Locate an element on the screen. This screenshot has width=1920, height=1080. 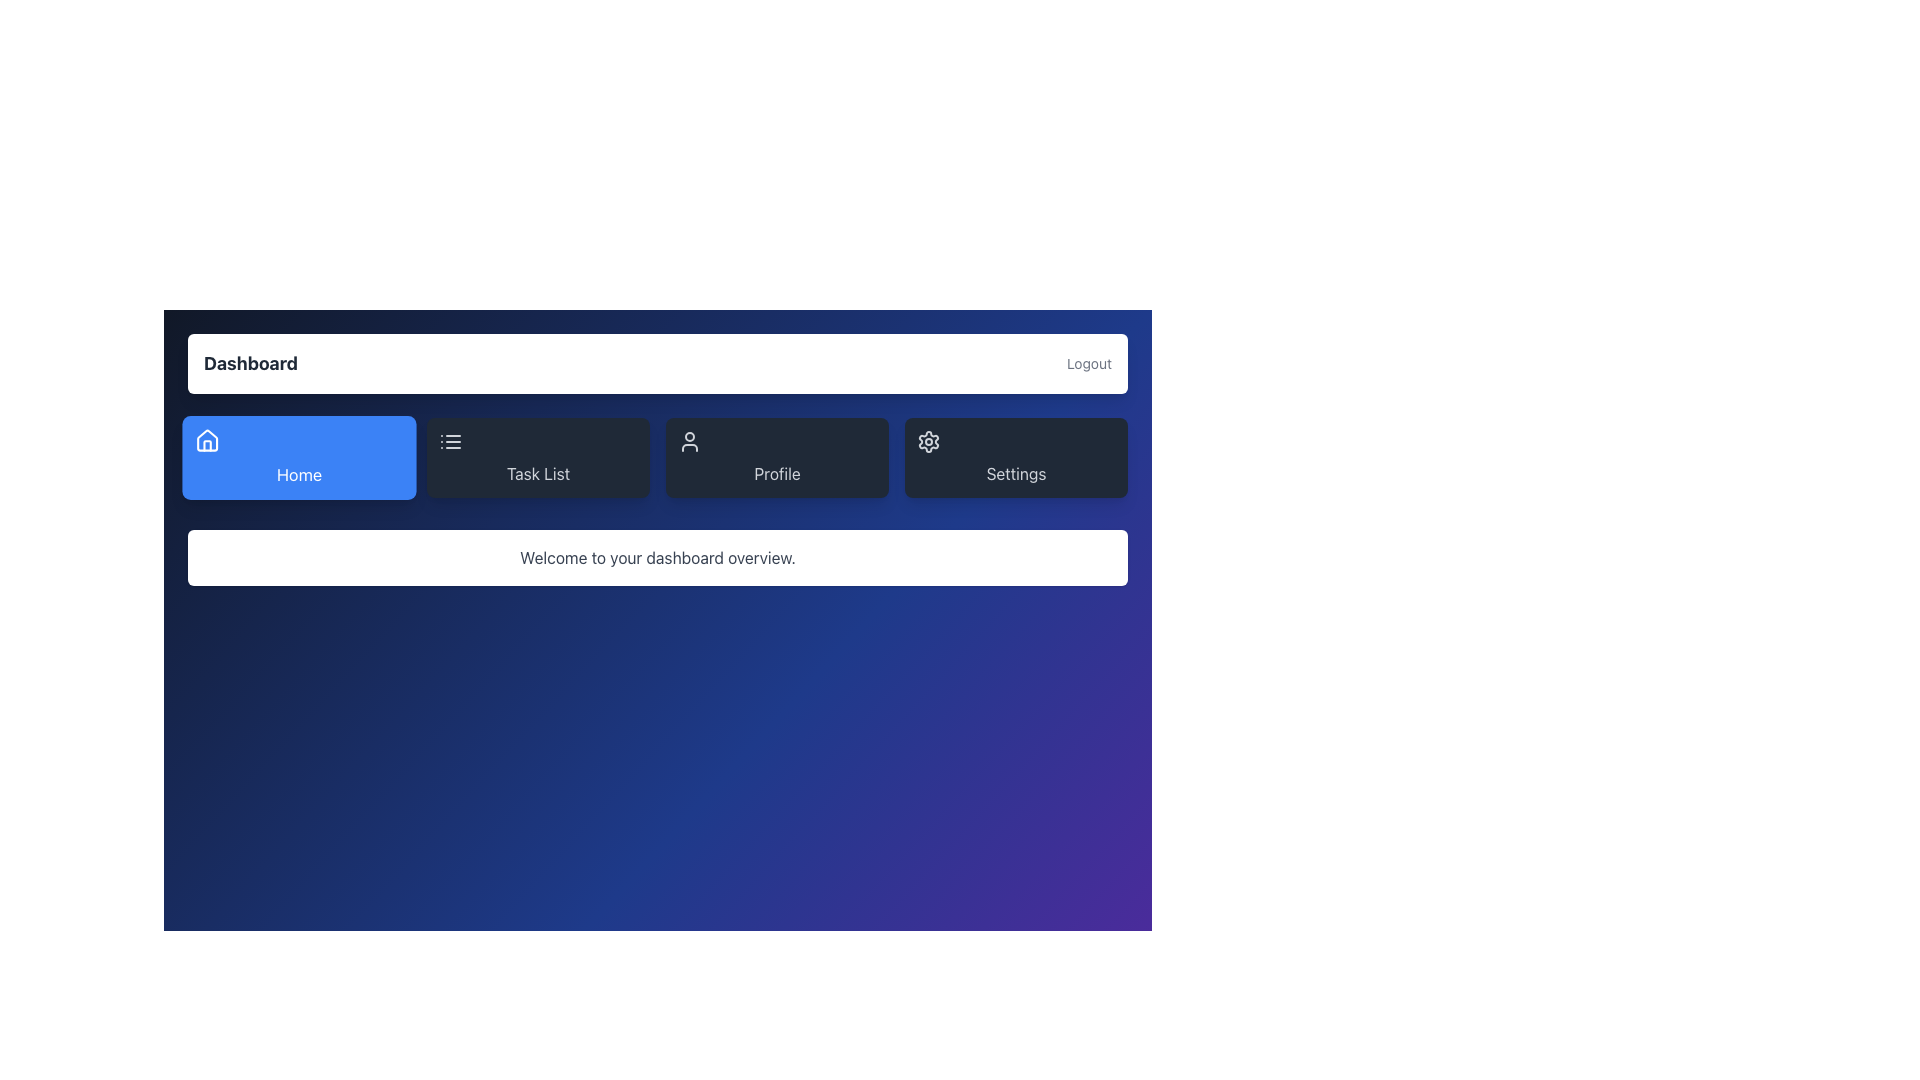
the 'Task List' icon, which is the second icon in the horizontal navigation bar below the header, positioned between the 'Home' and 'Profile' buttons is located at coordinates (450, 441).